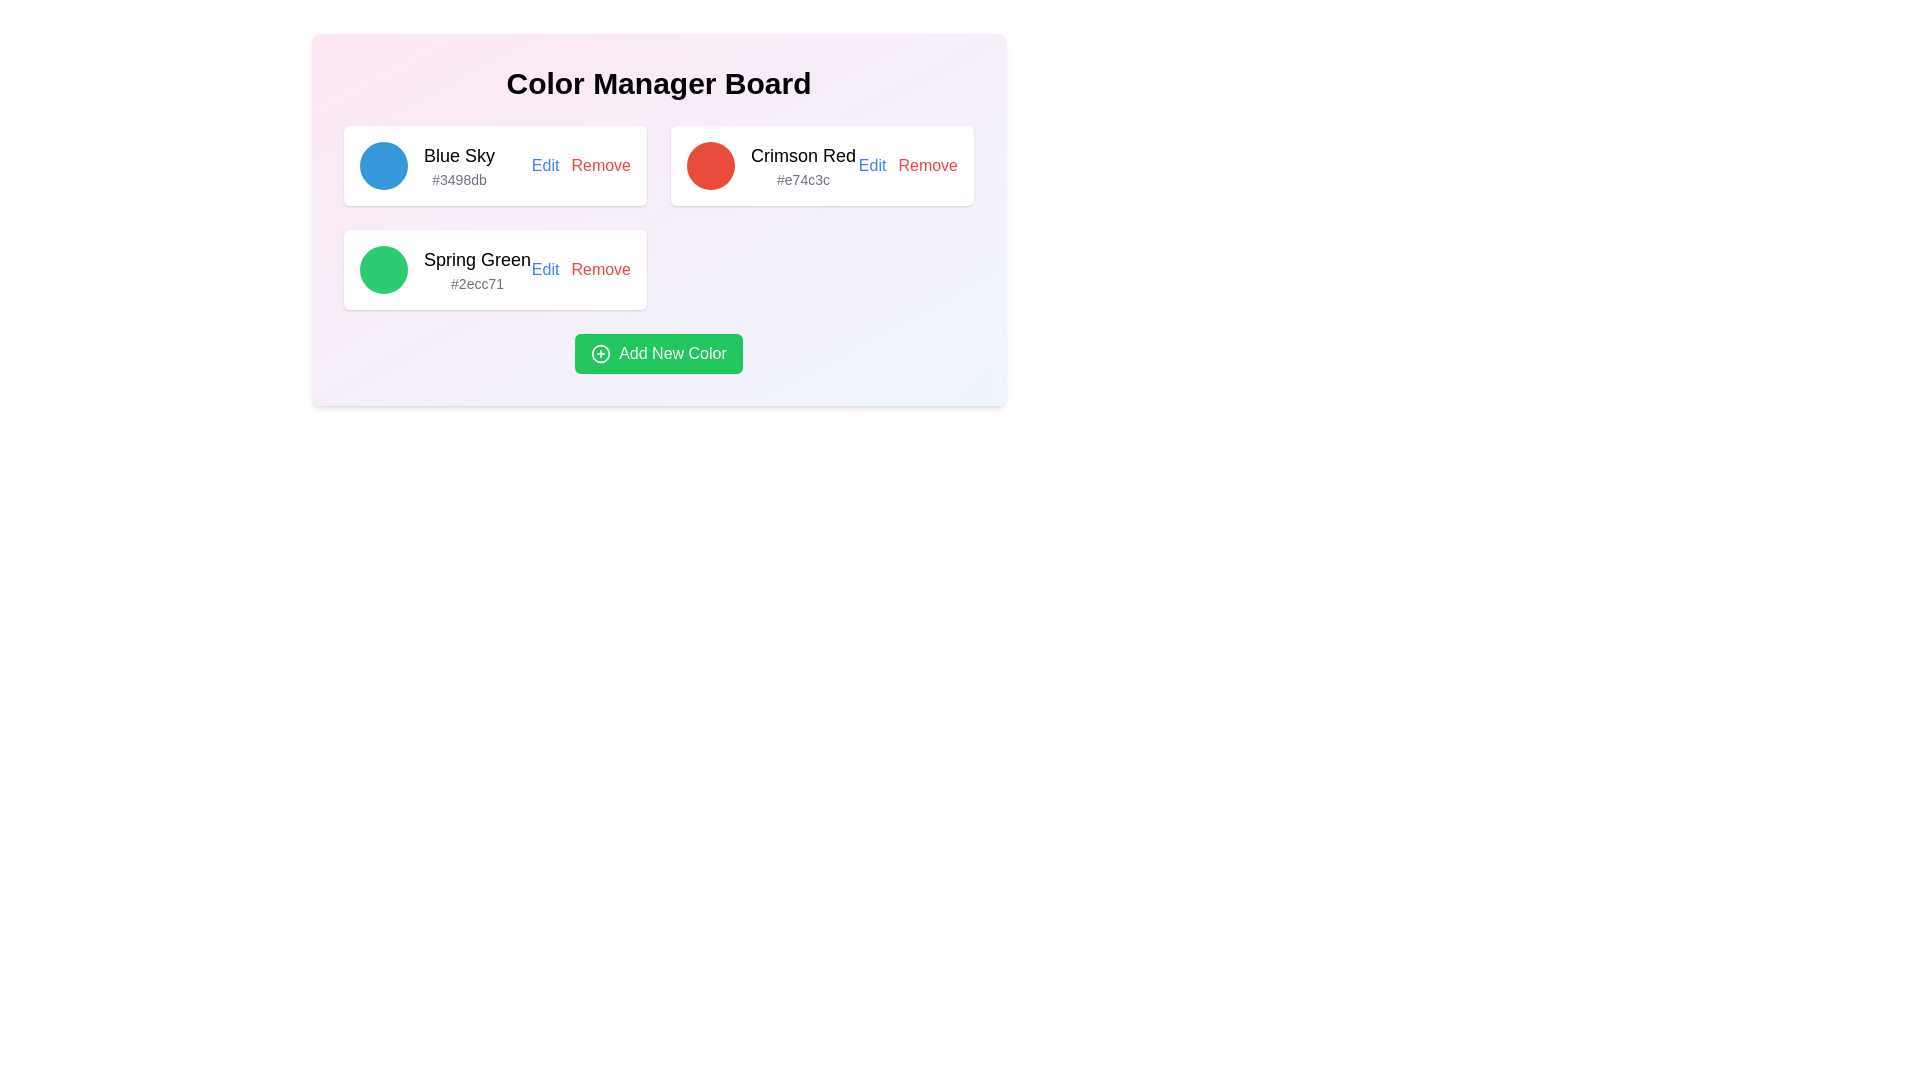 The image size is (1920, 1080). Describe the element at coordinates (458, 180) in the screenshot. I see `the color code text label for 'Blue Sky', which is located below the title text 'Blue Sky' within its card` at that location.